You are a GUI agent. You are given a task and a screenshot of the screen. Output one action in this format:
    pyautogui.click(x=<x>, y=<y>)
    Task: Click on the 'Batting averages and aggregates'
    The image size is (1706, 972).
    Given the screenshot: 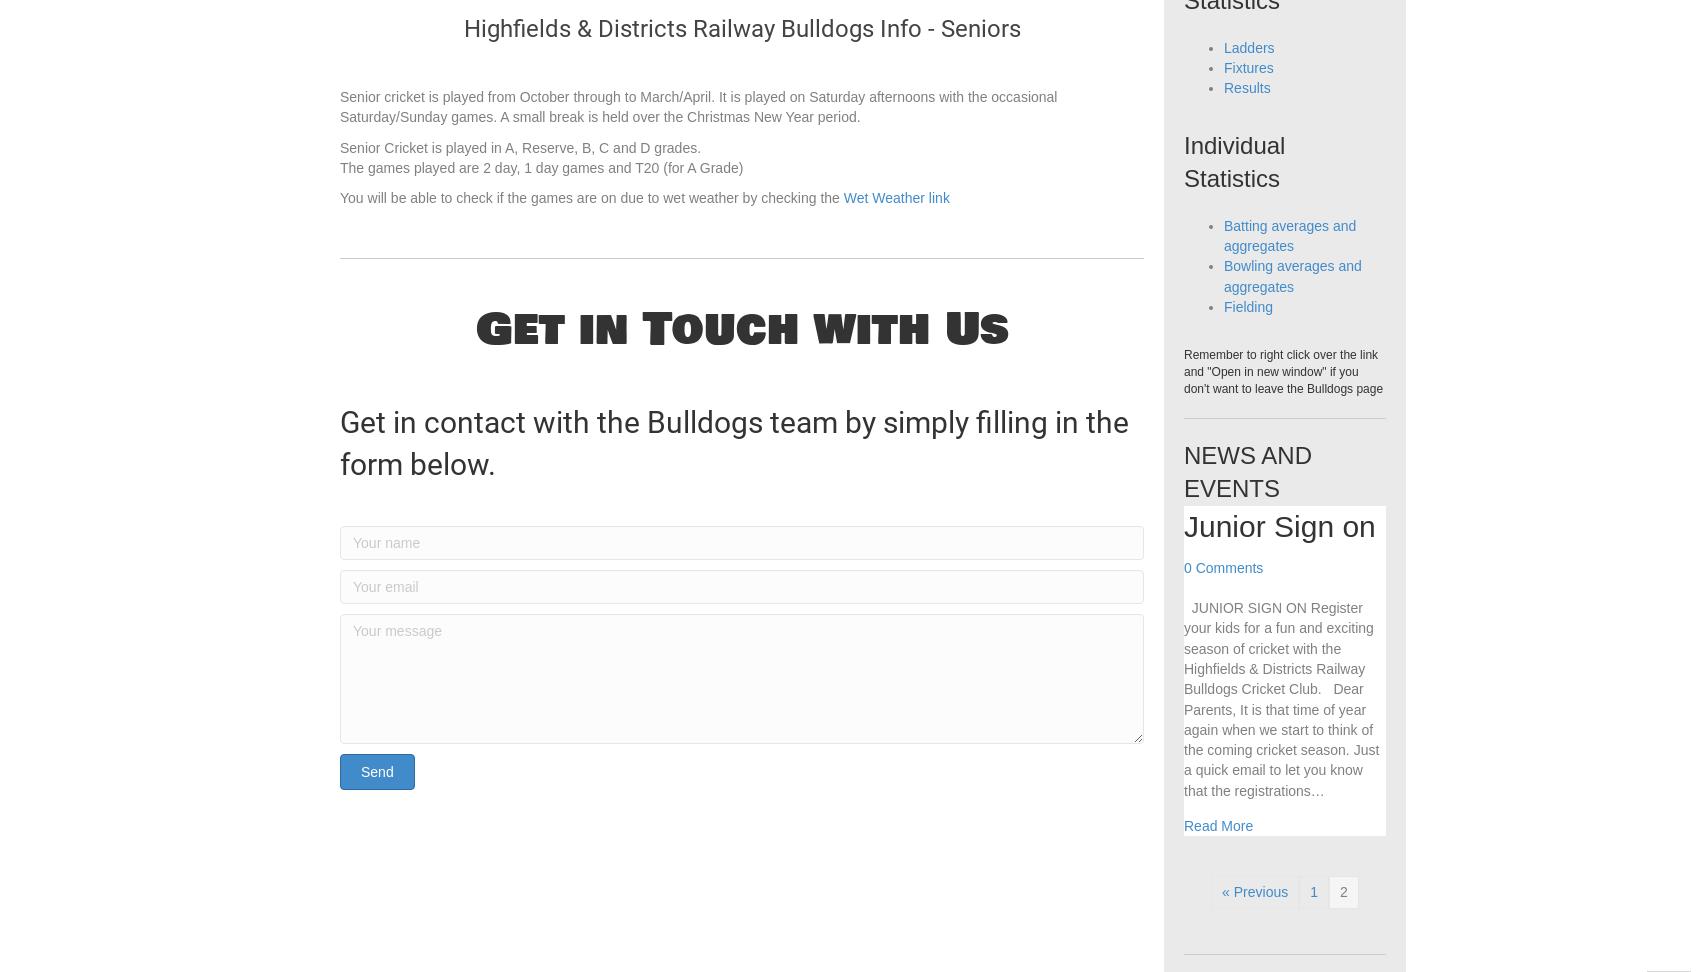 What is the action you would take?
    pyautogui.click(x=1224, y=277)
    